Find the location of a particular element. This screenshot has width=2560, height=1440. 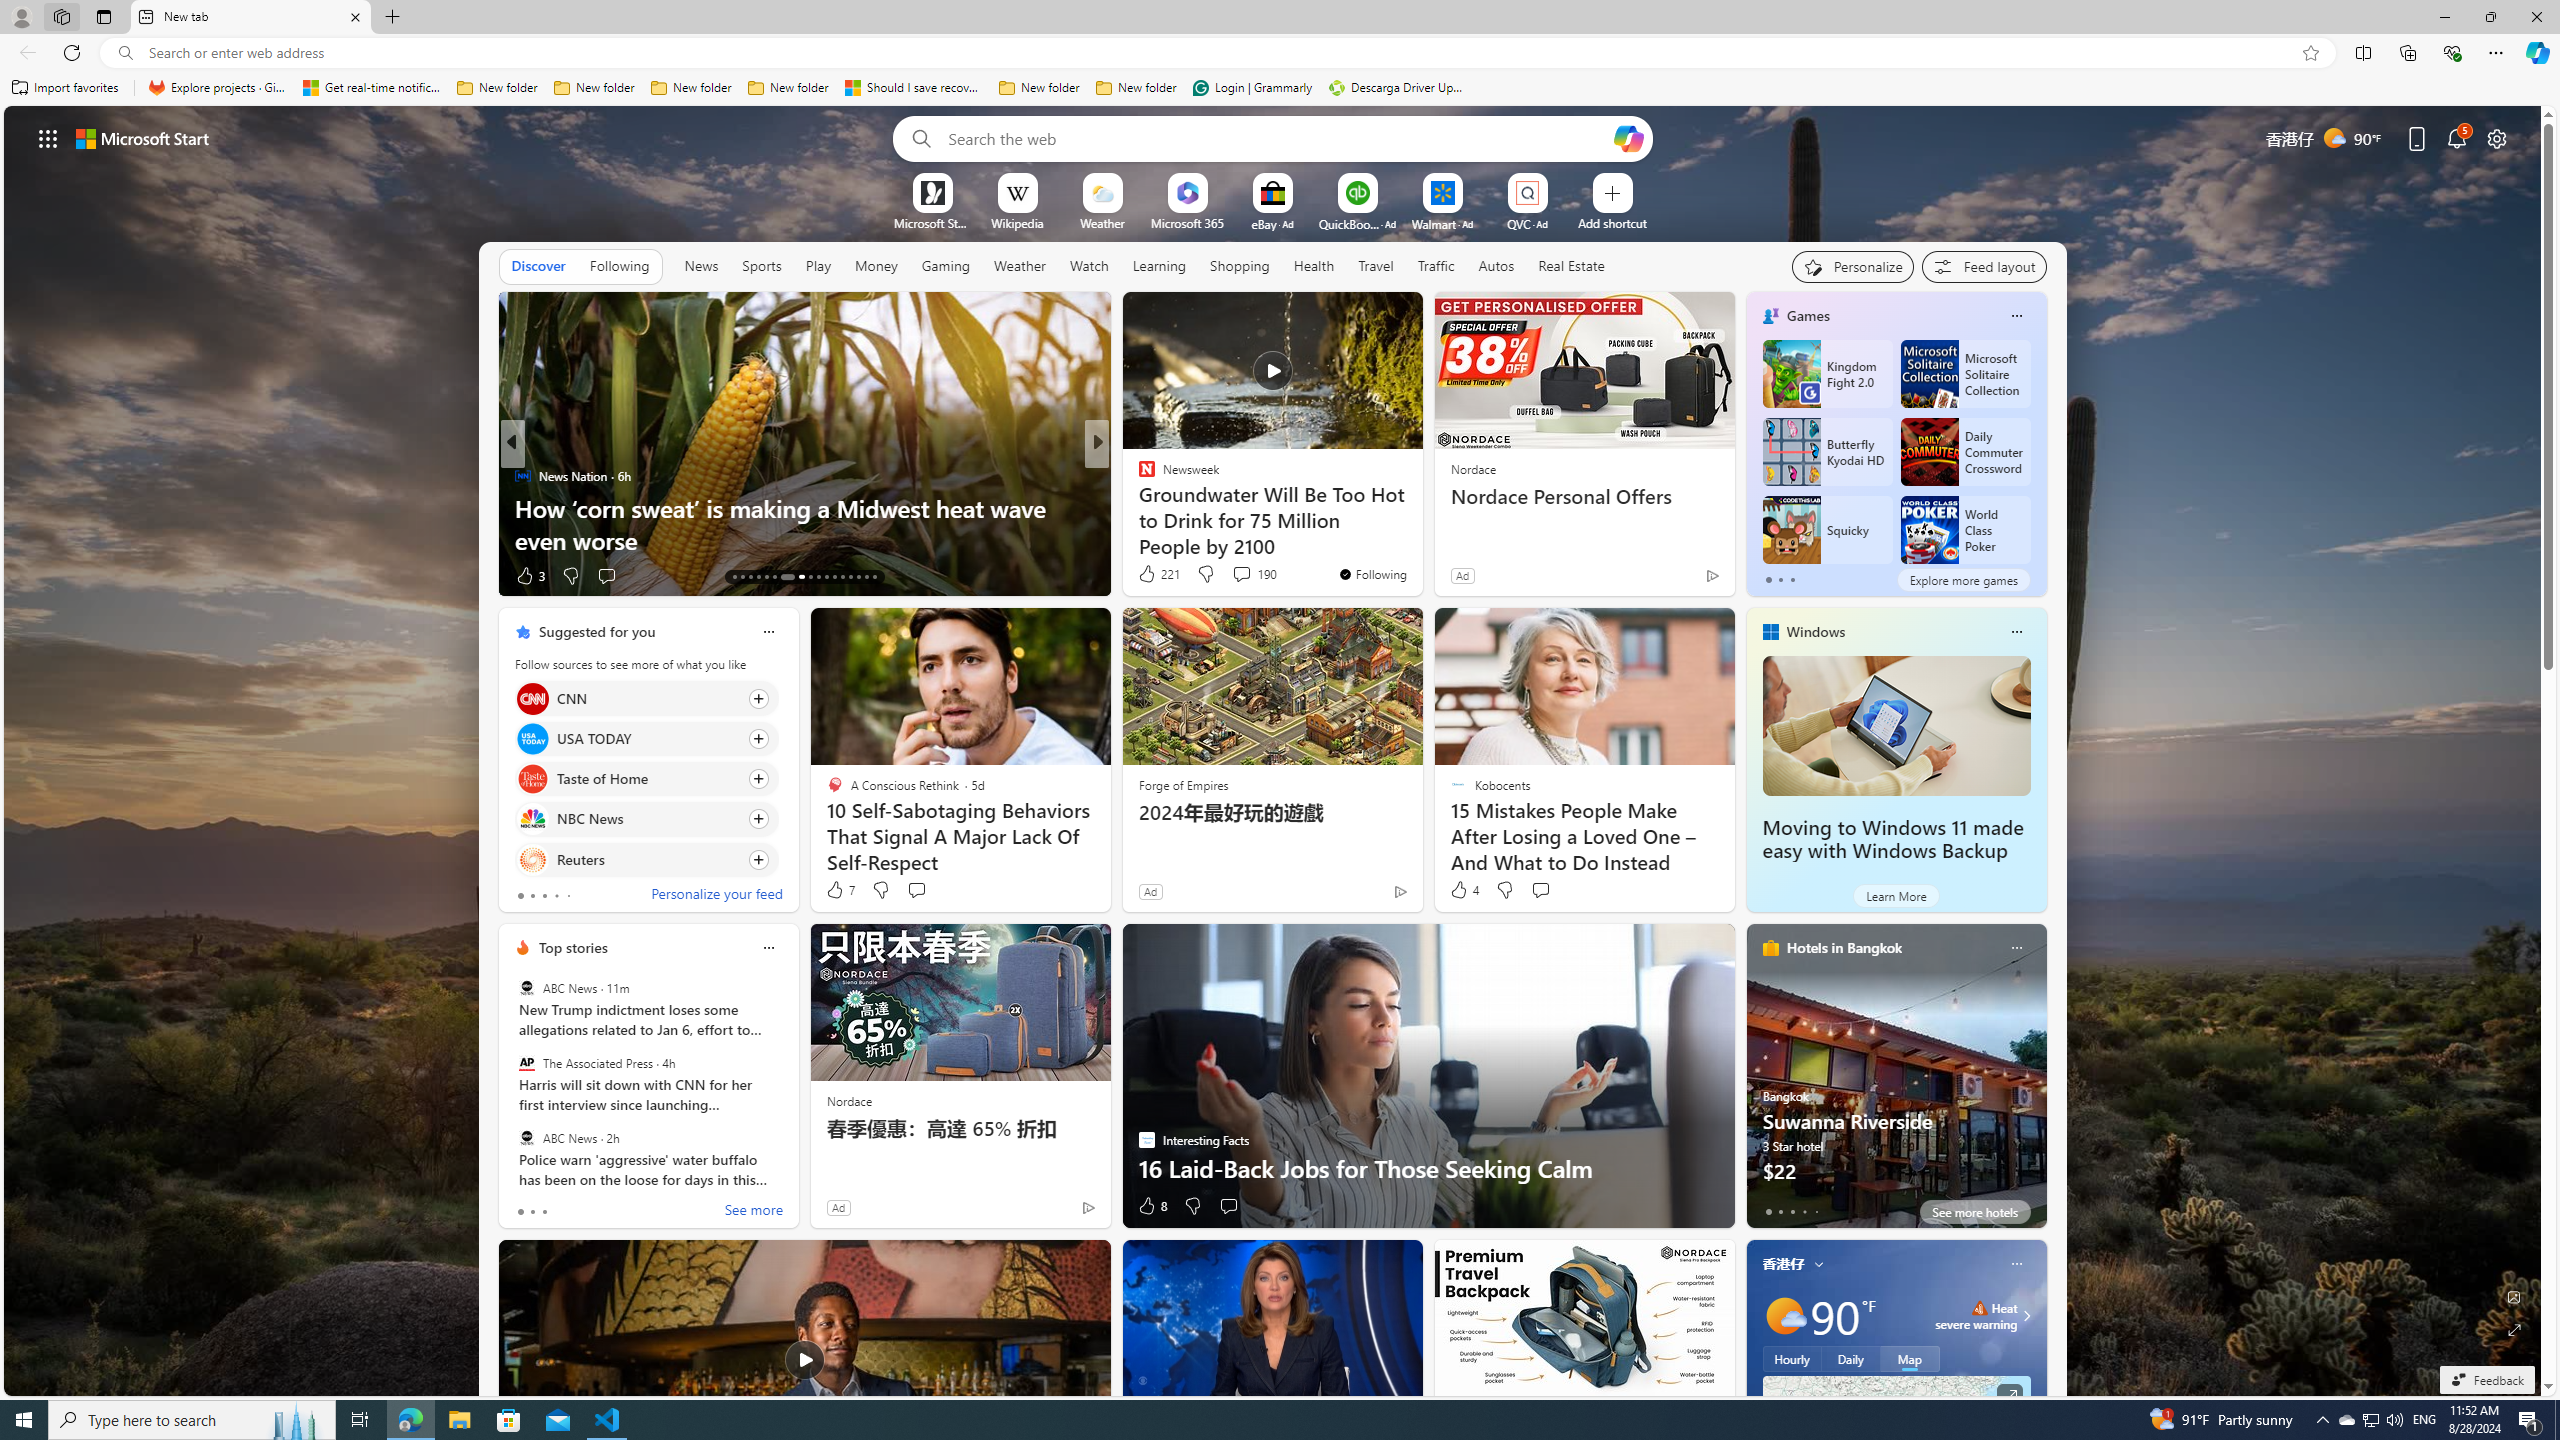

'Larger map ' is located at coordinates (1895, 1440).